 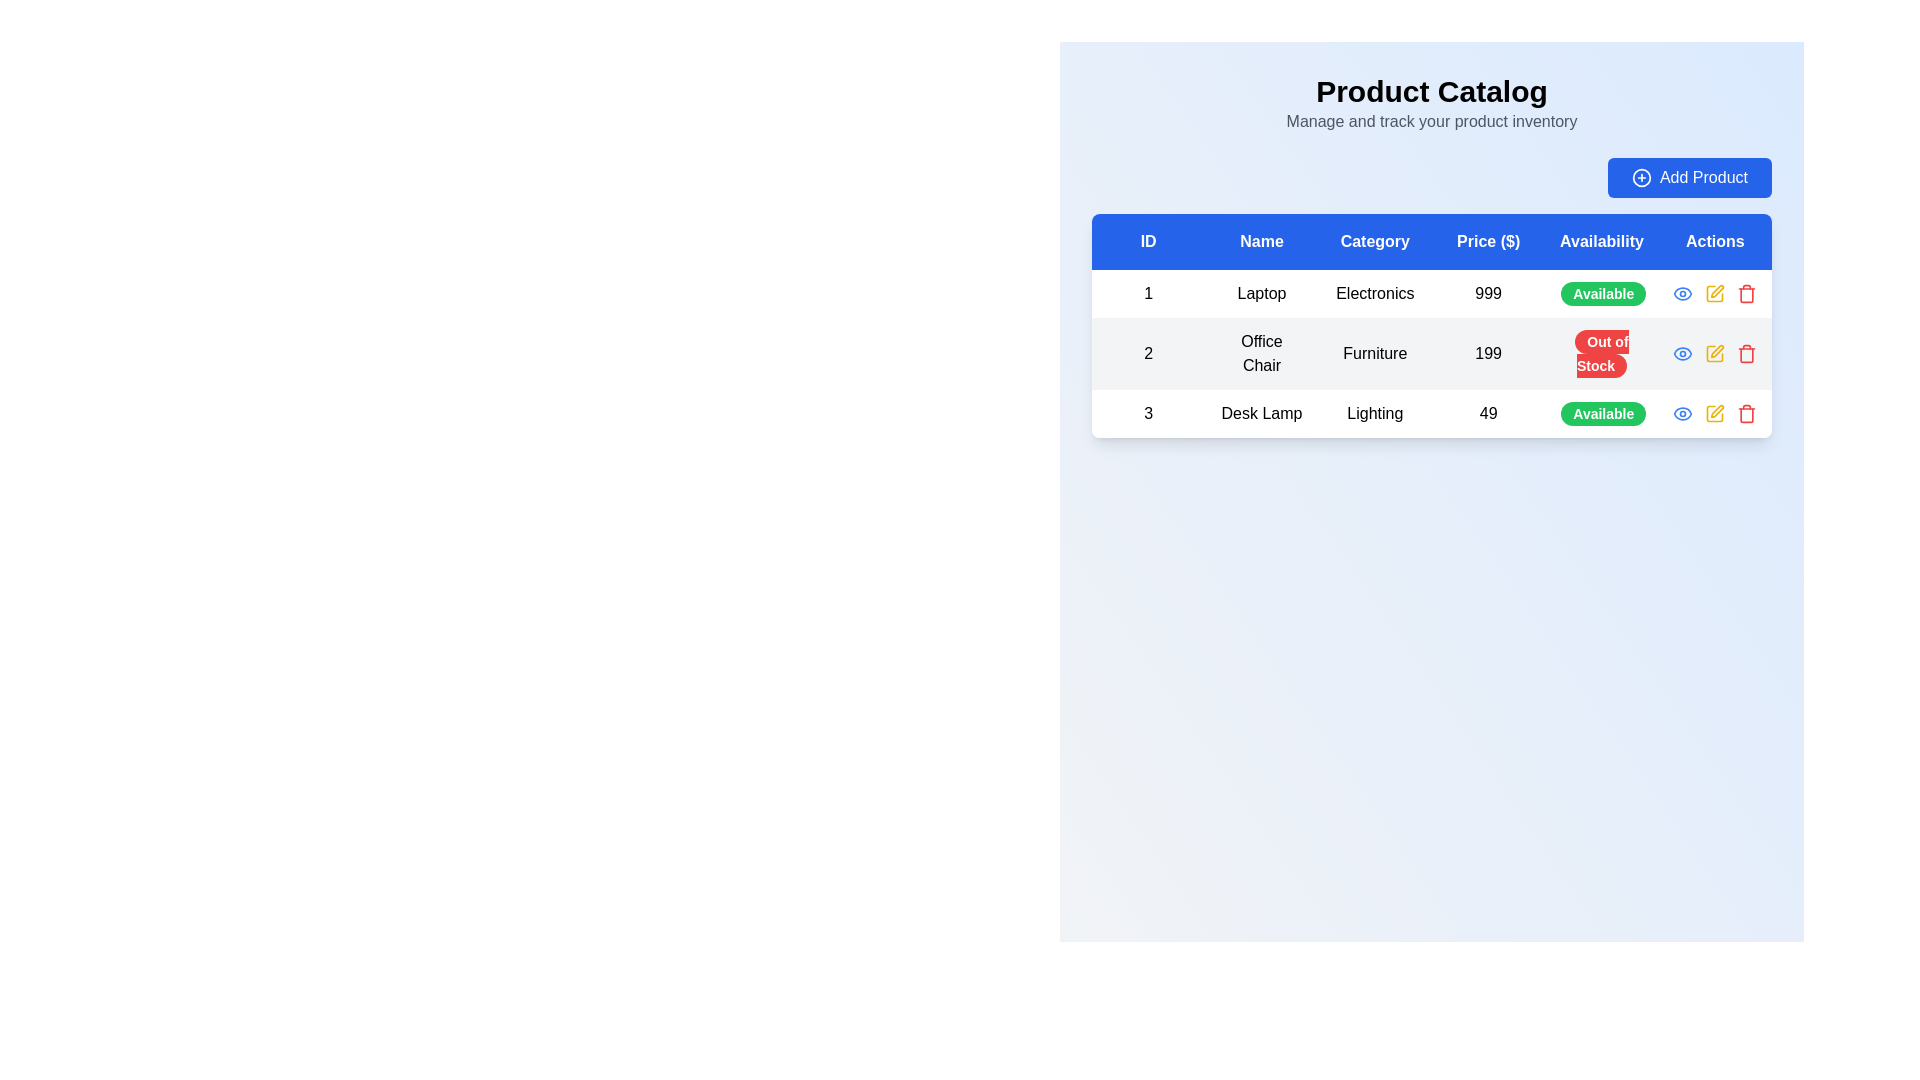 I want to click on the small yellow button with a pen icon in the 'Actions' column of the table, associated with the 'Desk Lamp' entry, so click(x=1714, y=412).